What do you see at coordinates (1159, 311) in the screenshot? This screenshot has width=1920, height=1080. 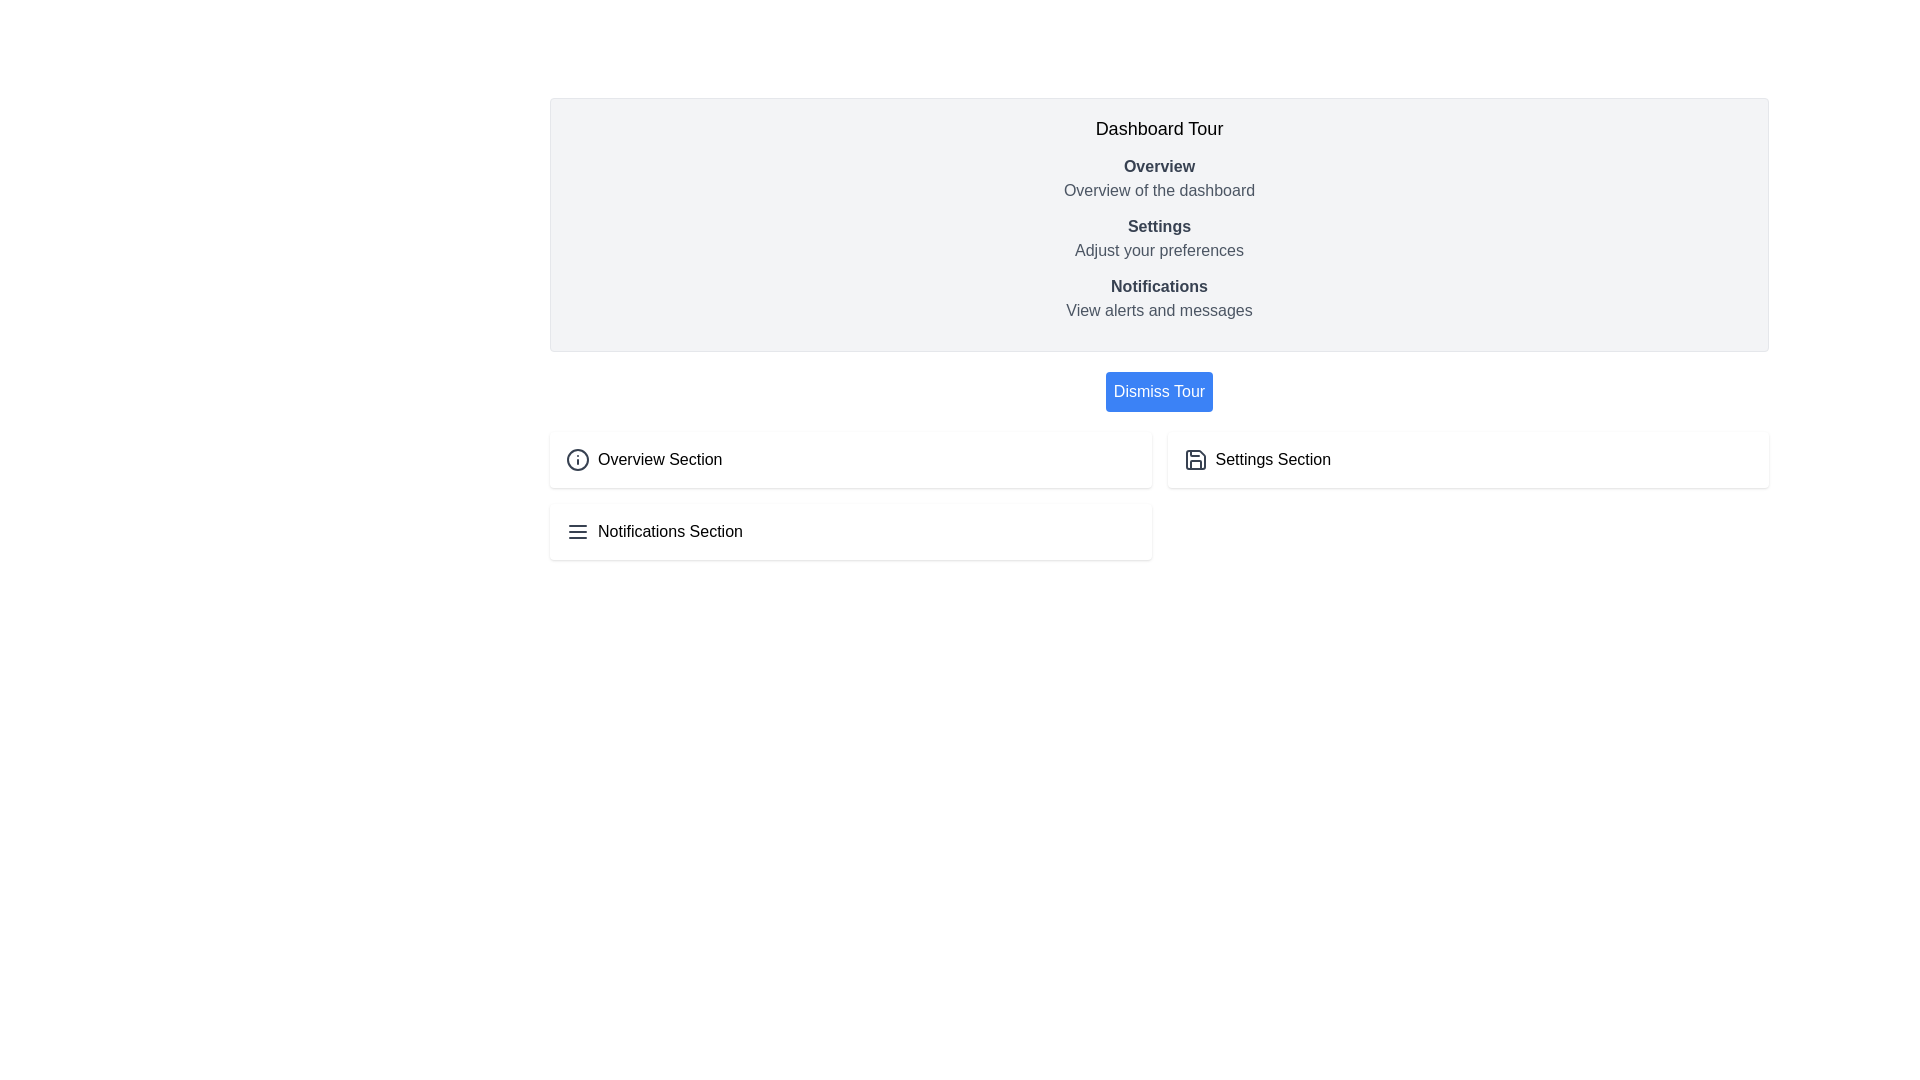 I see `the text label that reads 'View alerts and messages', which is styled with the 'text-gray-600' class and located below the 'Notifications' header` at bounding box center [1159, 311].